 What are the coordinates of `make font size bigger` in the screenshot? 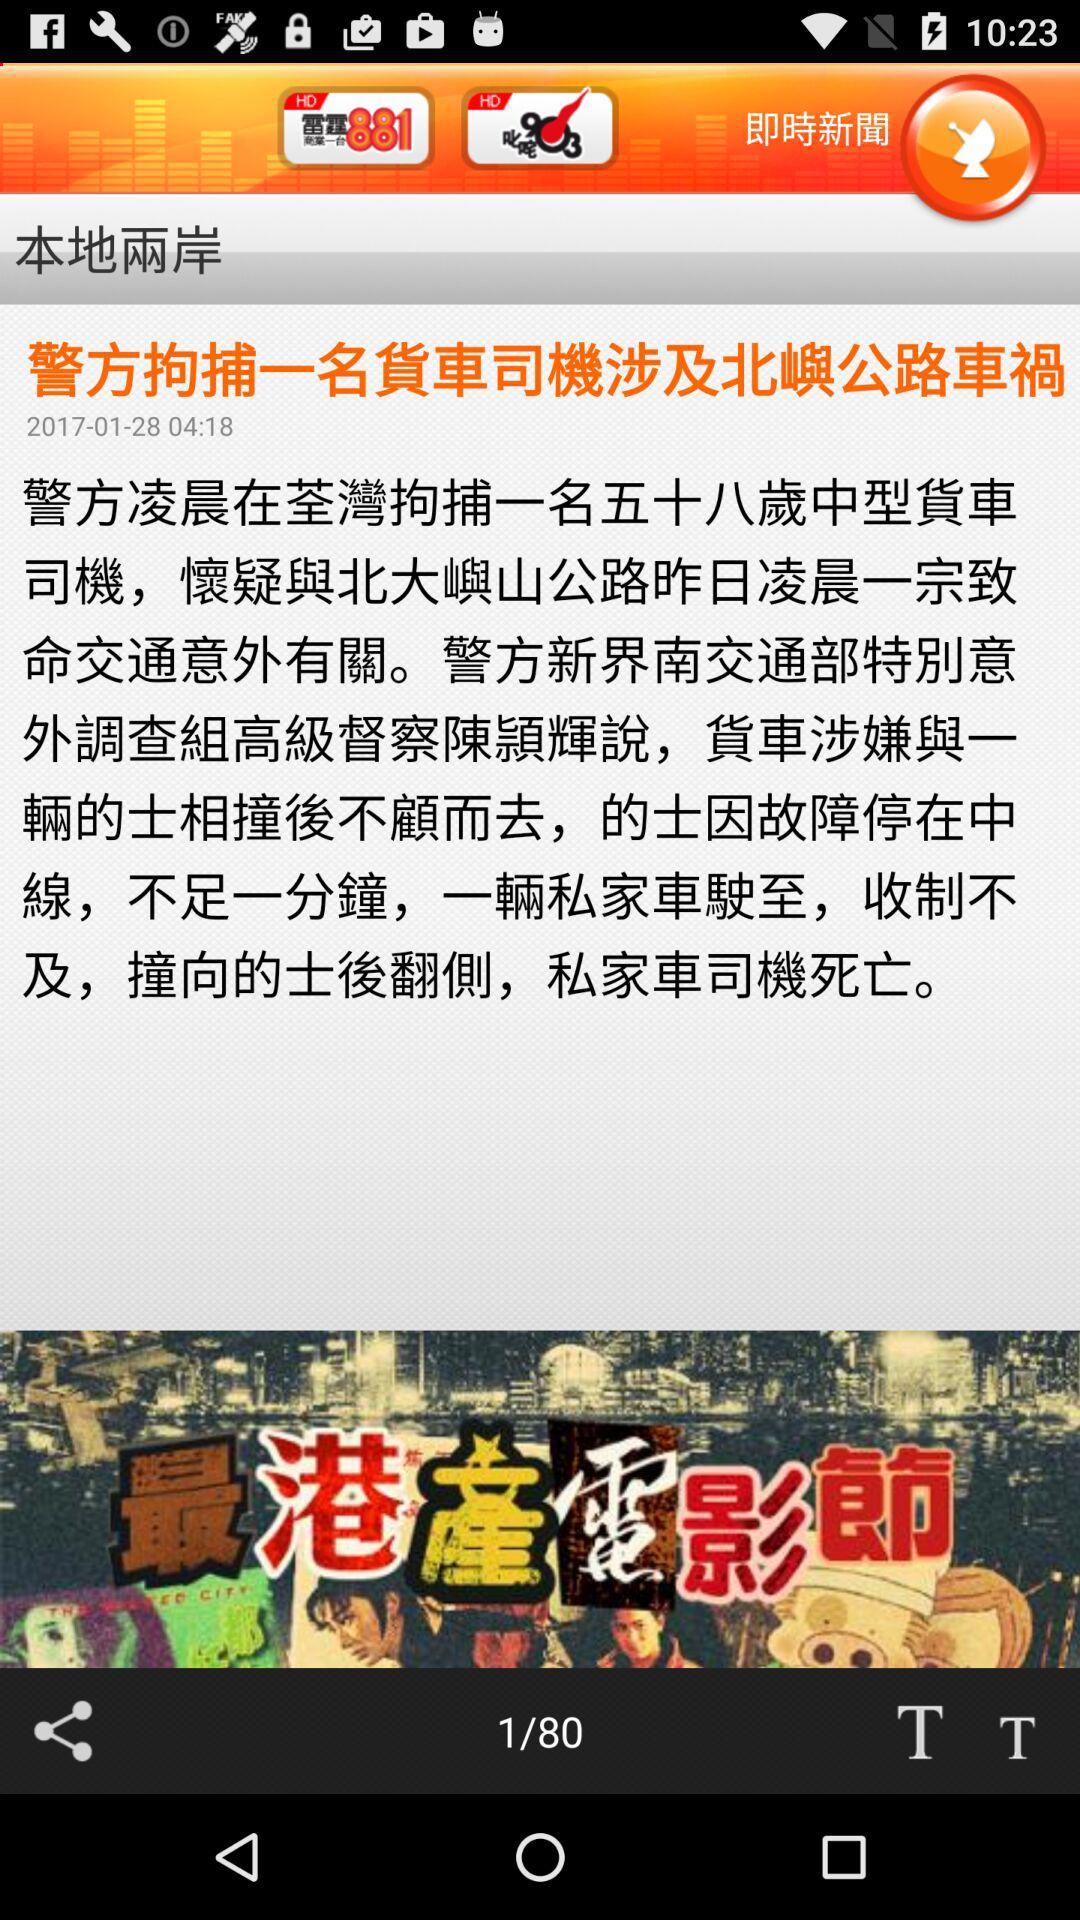 It's located at (919, 1730).